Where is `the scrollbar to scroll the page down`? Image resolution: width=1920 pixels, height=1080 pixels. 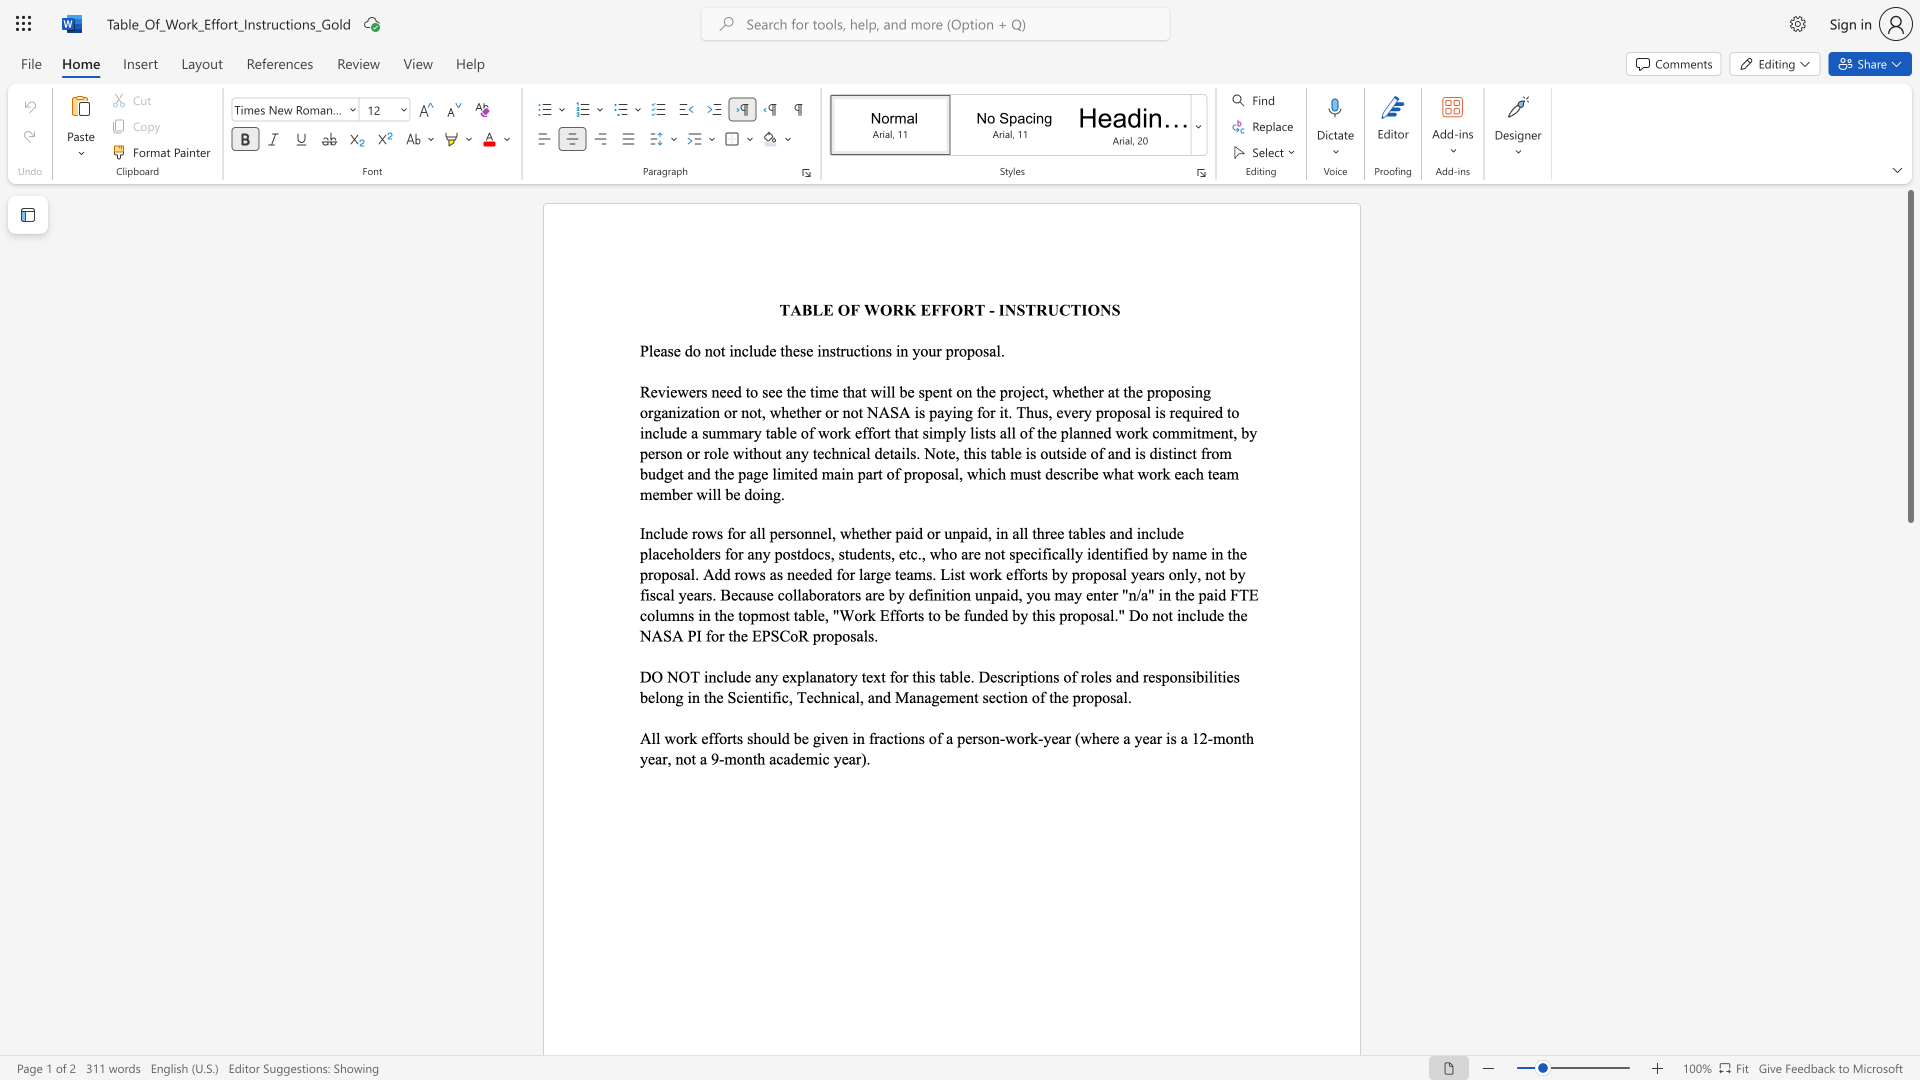 the scrollbar to scroll the page down is located at coordinates (1909, 749).